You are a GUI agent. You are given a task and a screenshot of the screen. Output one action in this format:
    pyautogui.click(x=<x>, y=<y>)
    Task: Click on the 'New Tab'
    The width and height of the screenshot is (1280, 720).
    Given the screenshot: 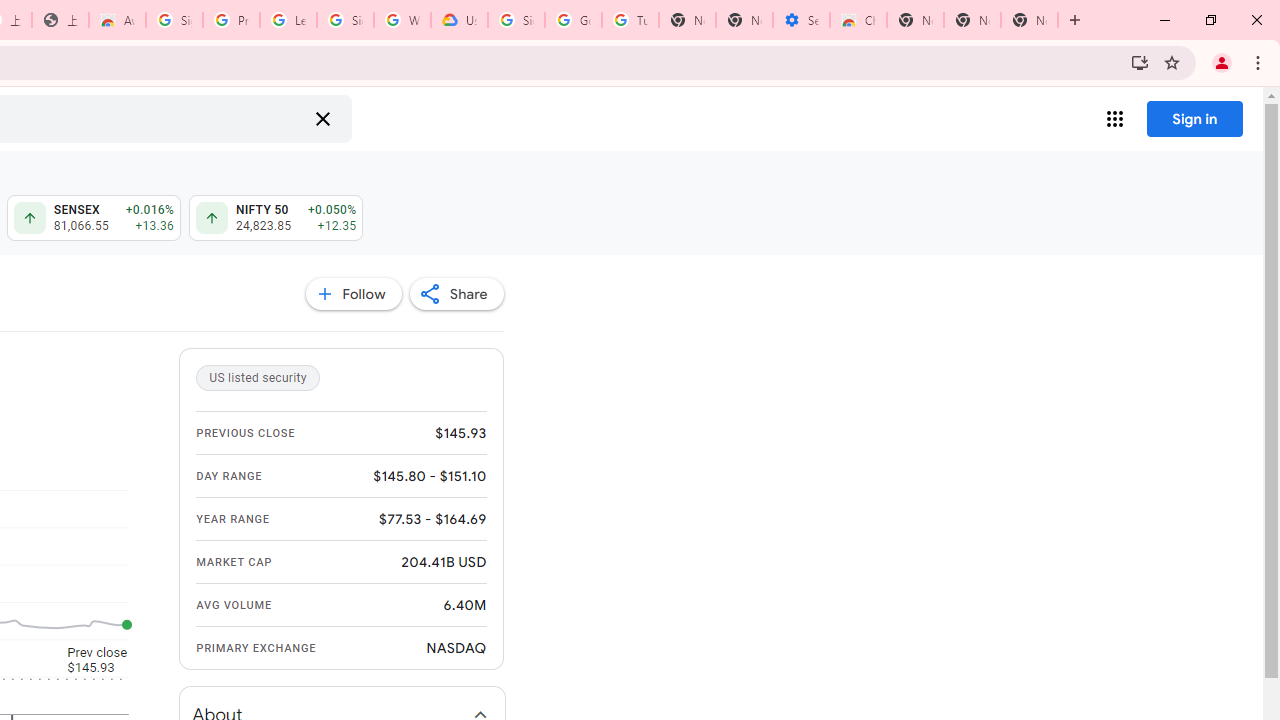 What is the action you would take?
    pyautogui.click(x=1029, y=20)
    